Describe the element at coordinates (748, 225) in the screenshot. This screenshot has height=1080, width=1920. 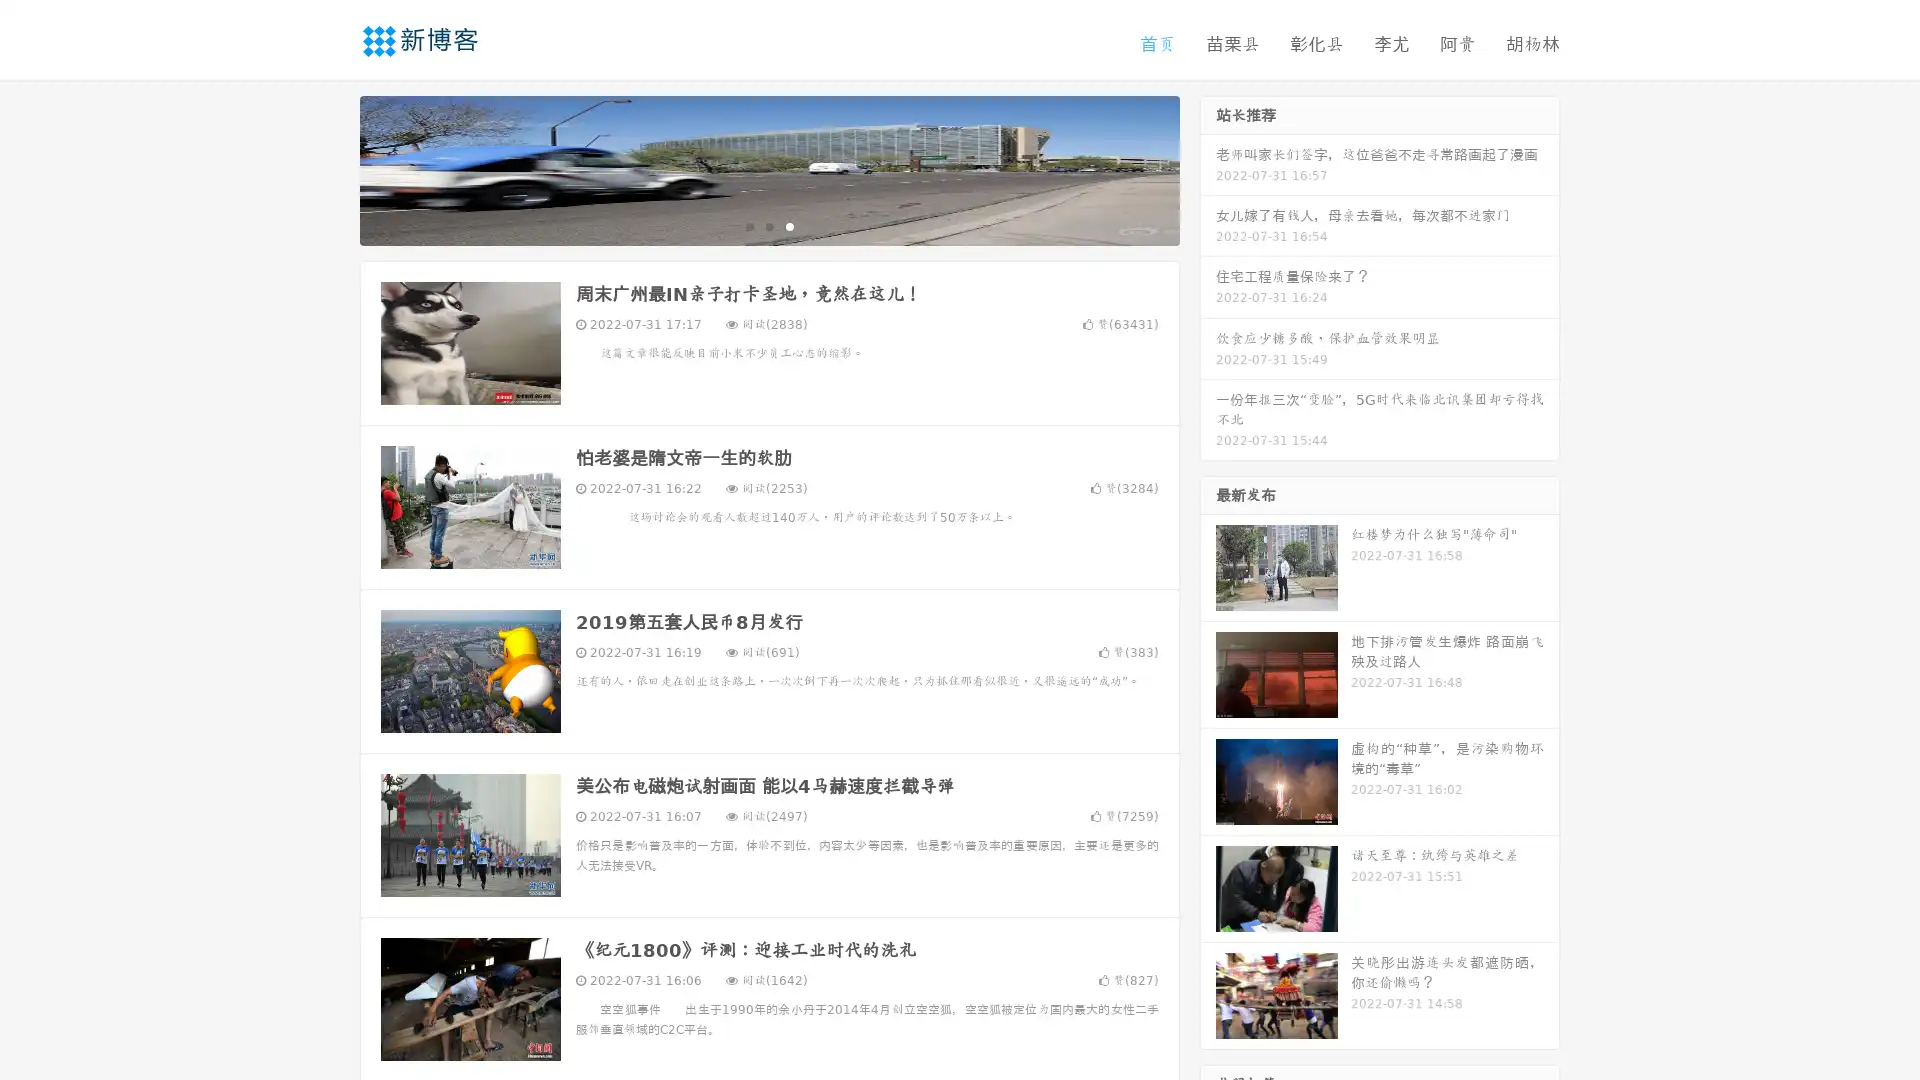
I see `Go to slide 1` at that location.